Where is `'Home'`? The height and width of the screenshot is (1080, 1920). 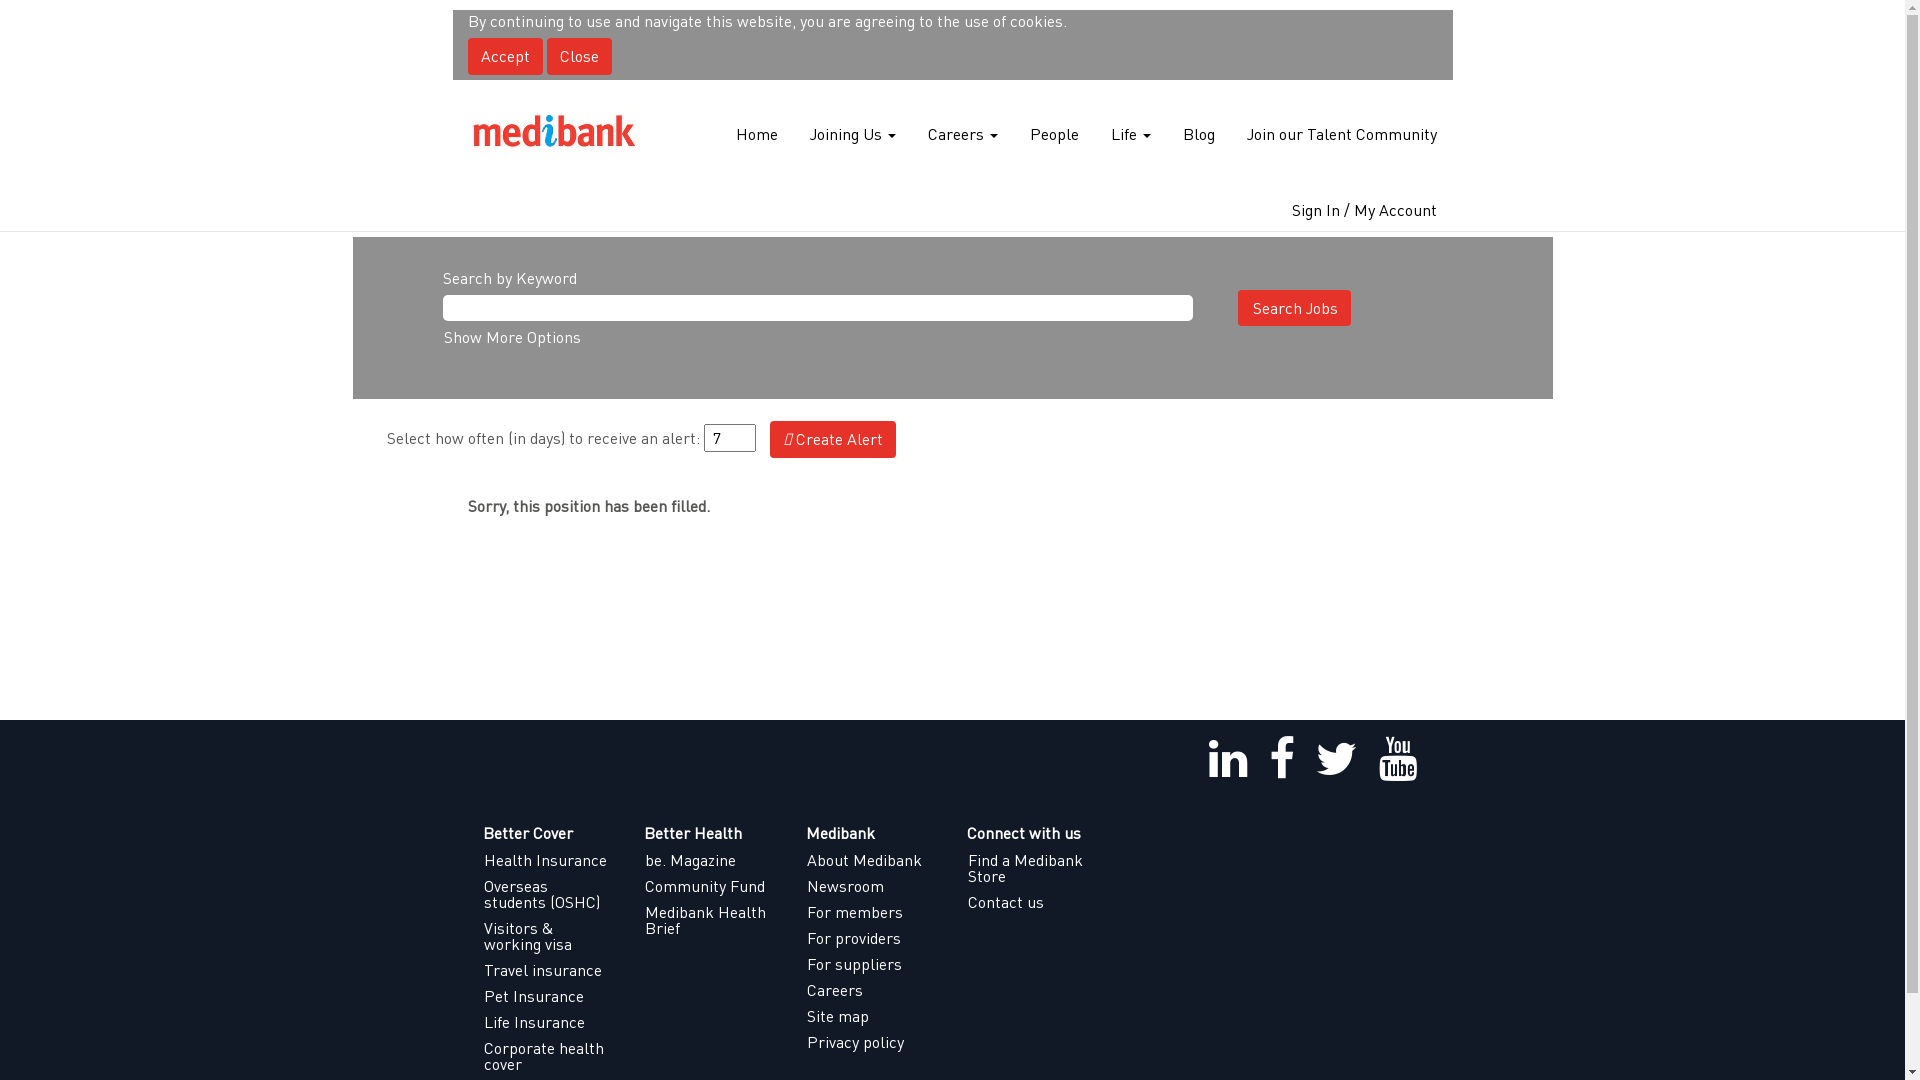 'Home' is located at coordinates (754, 134).